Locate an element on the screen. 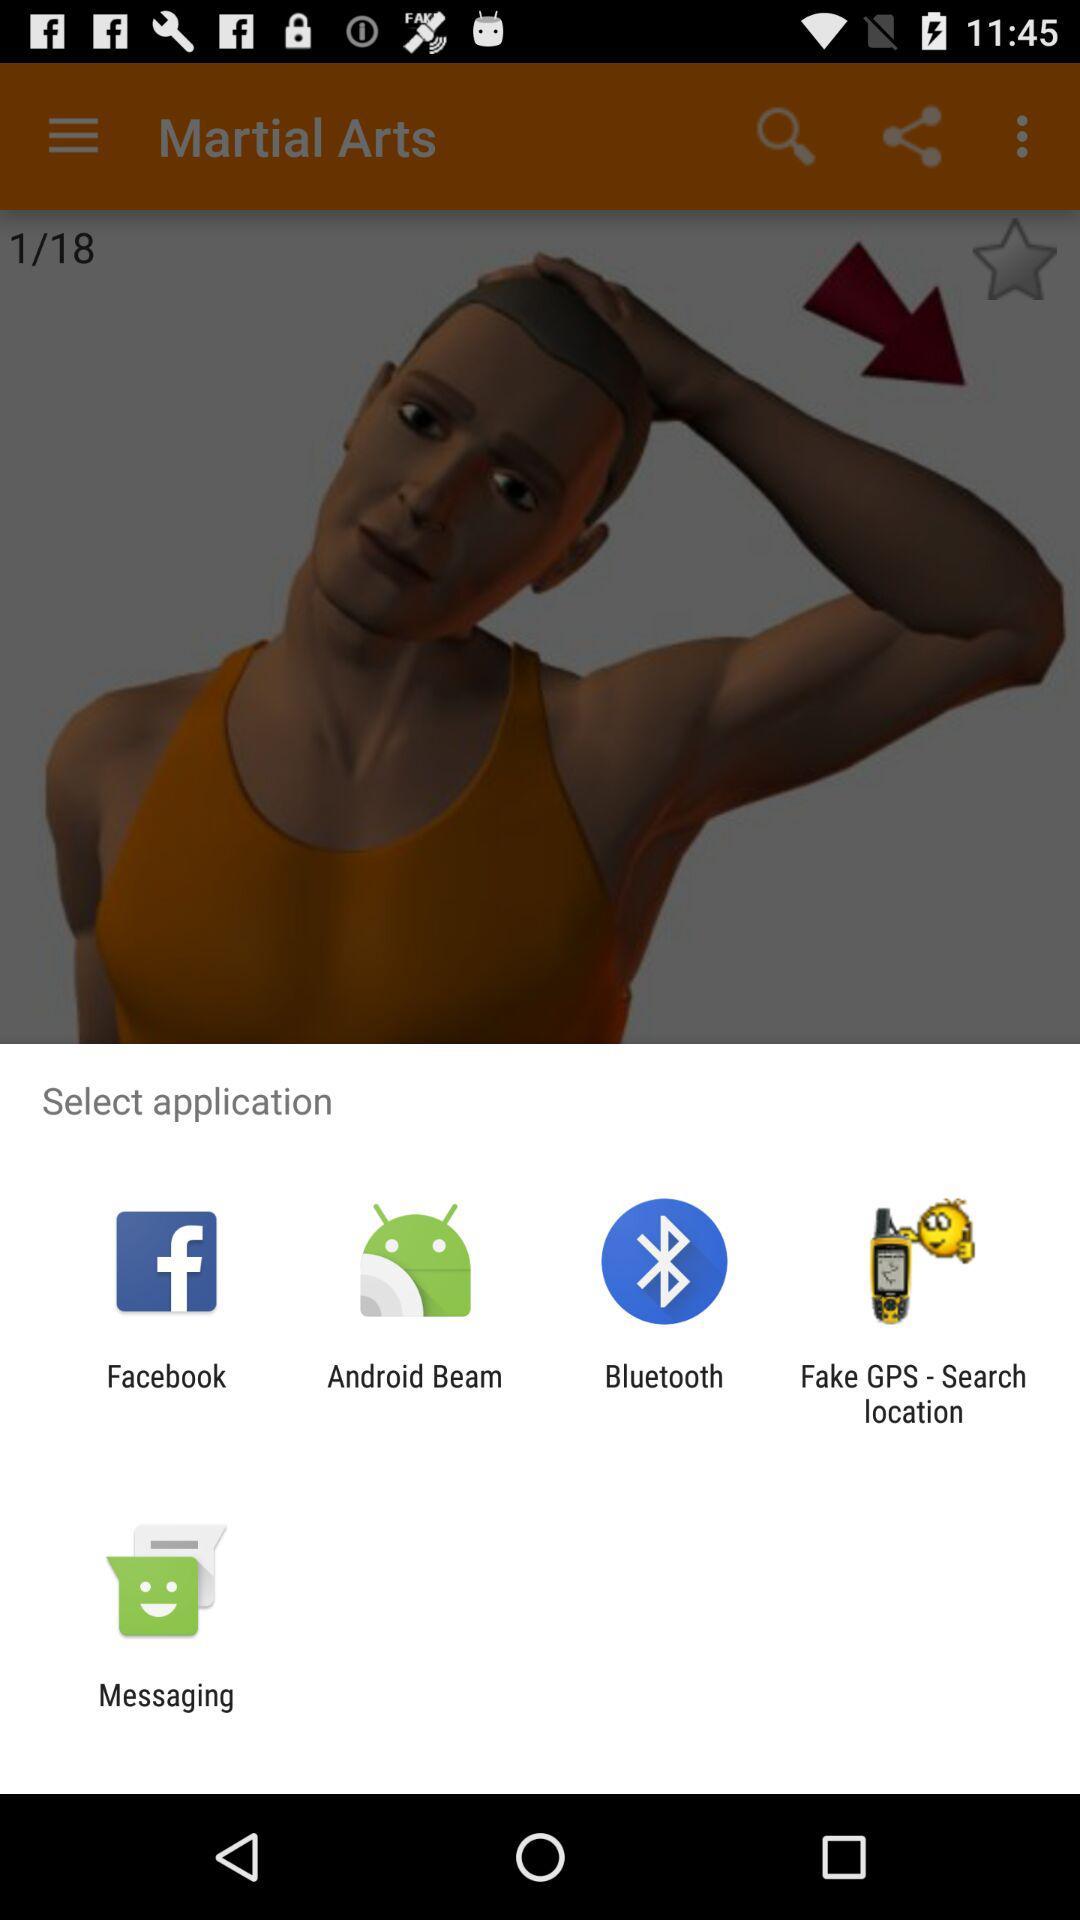 The height and width of the screenshot is (1920, 1080). the facebook item is located at coordinates (165, 1392).